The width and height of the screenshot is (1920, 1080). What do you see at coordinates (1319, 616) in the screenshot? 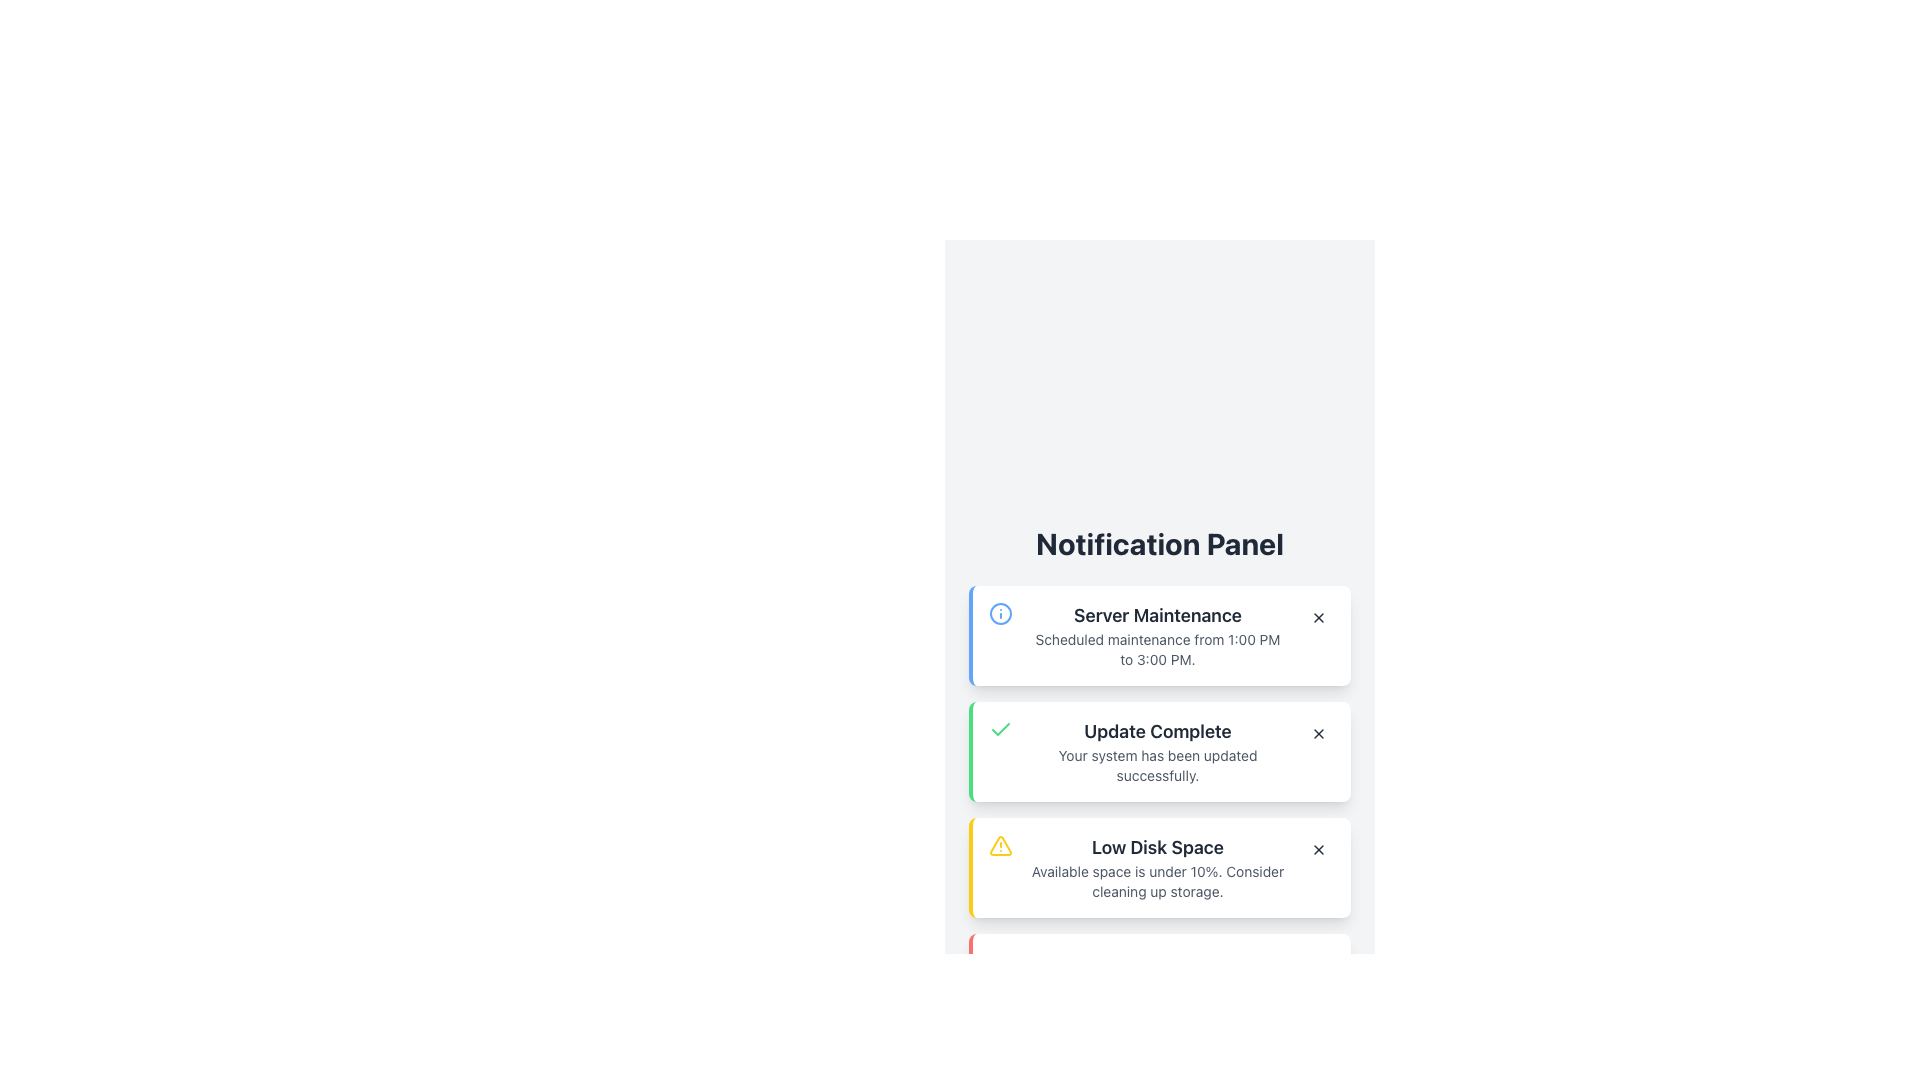
I see `the close icon button resembling an 'X' located at the top-right corner of the 'Server Maintenance' notification card` at bounding box center [1319, 616].